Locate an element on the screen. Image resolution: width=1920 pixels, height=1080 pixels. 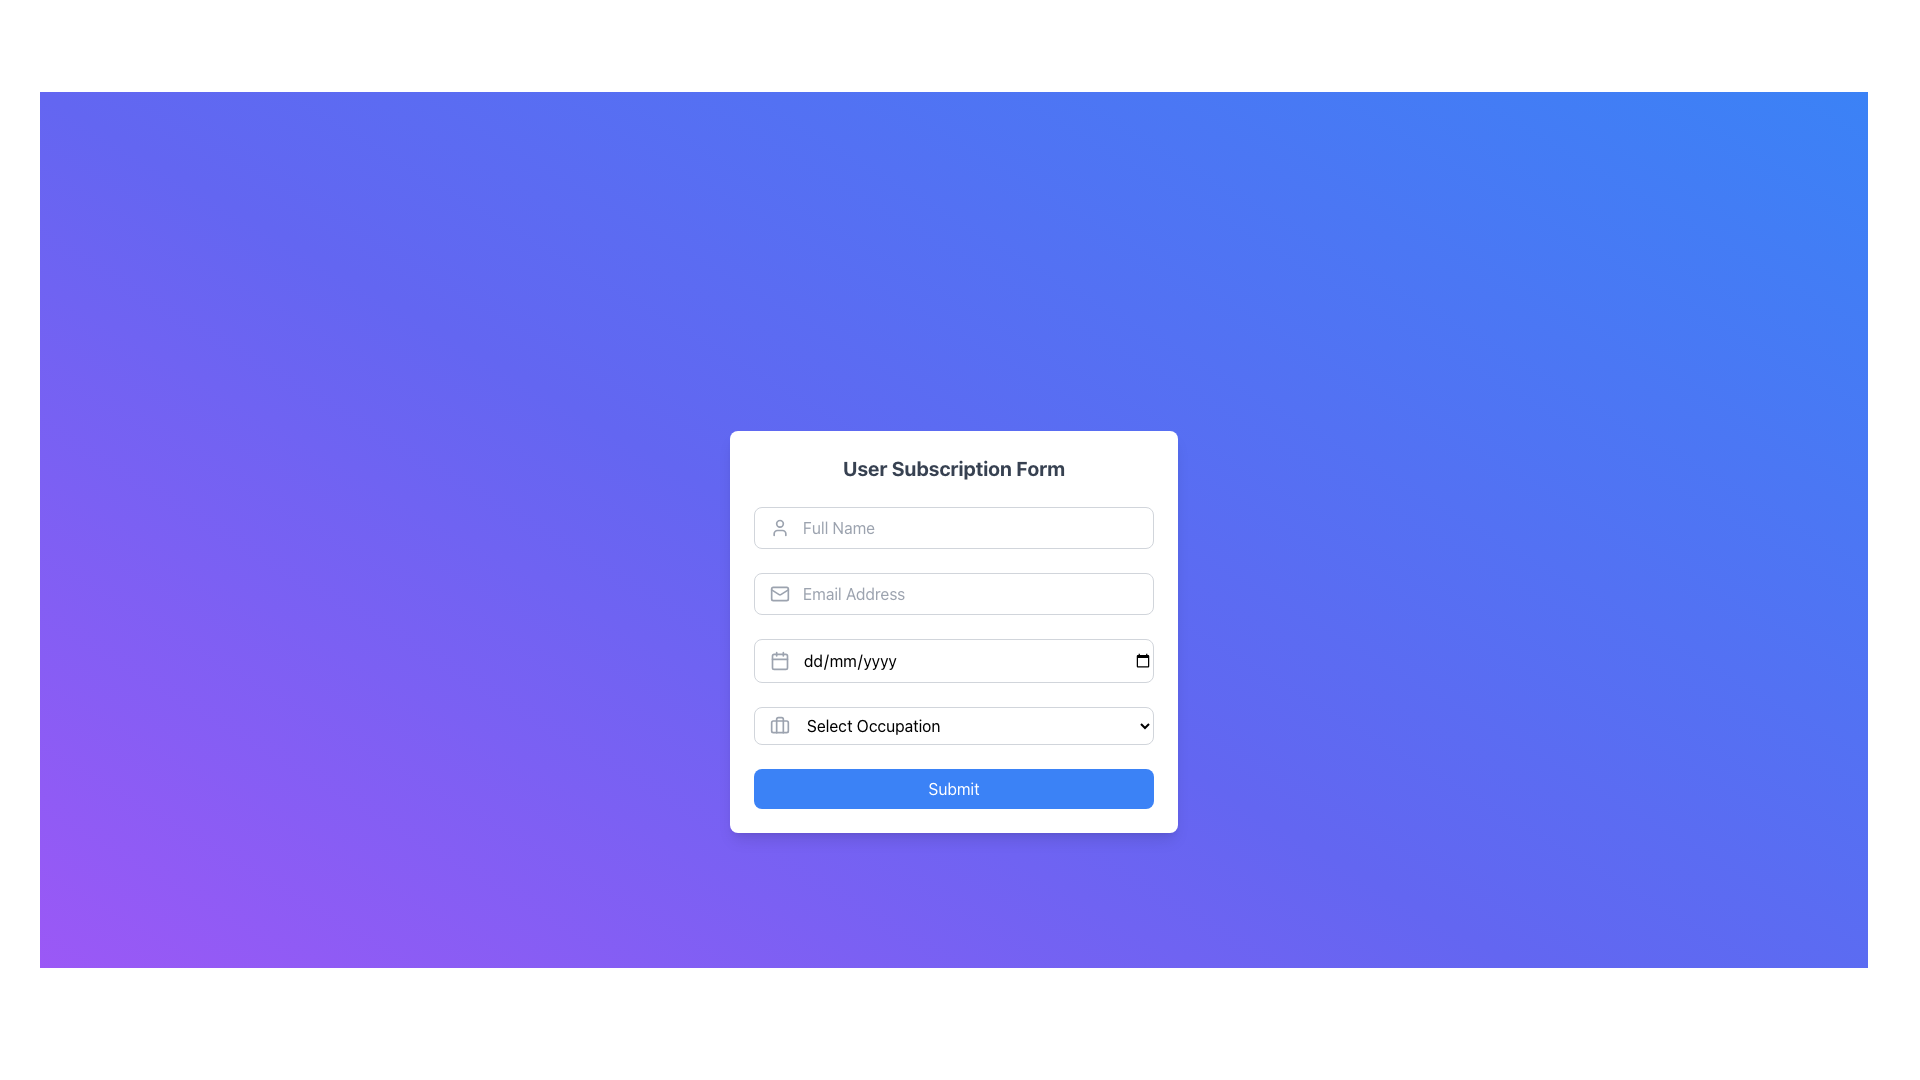
the envelope icon located within the Email Address field of the User Subscription Form, which has a light gray fill and rounded corners is located at coordinates (778, 593).